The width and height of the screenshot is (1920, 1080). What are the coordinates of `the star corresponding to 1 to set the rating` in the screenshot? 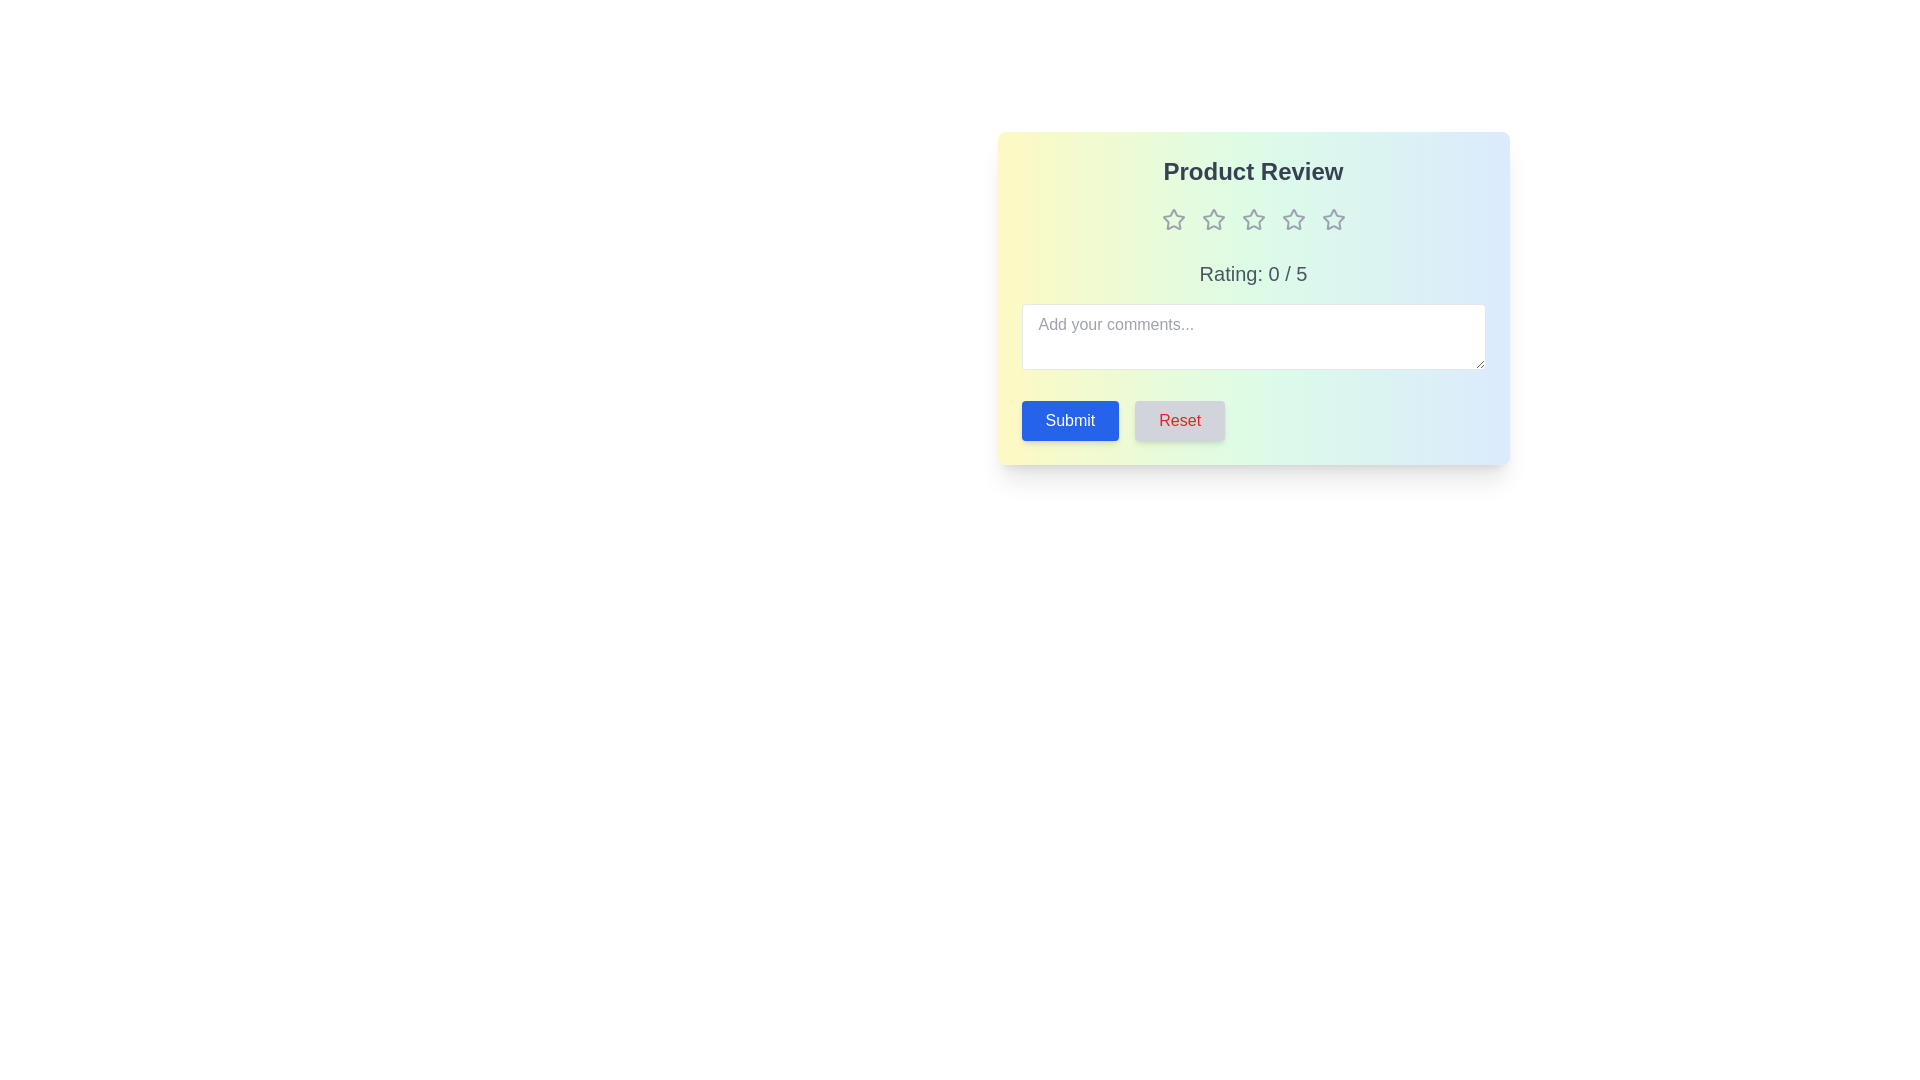 It's located at (1173, 219).